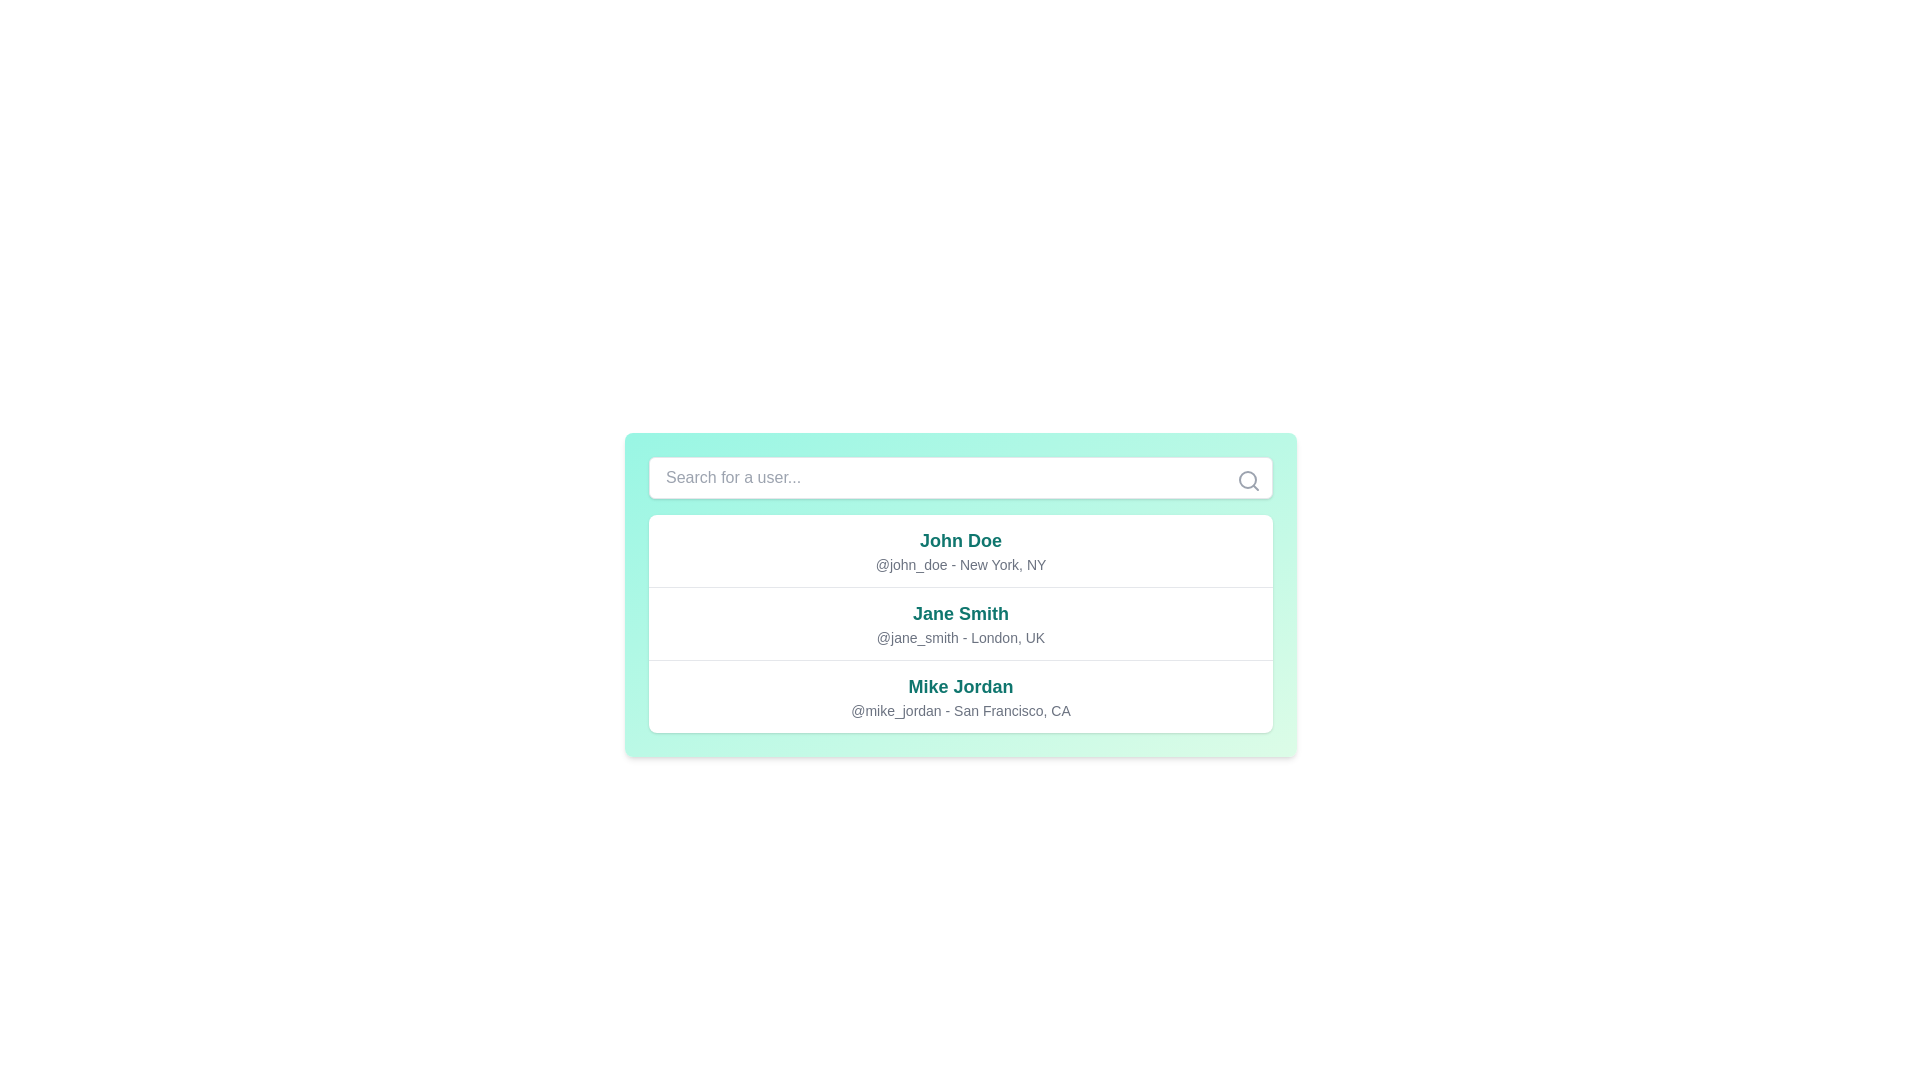 This screenshot has height=1080, width=1920. I want to click on the text label displaying the username '@john_doe - New York, NY', which is located below the main name text 'John Doe' in the card-like layout, so click(960, 564).